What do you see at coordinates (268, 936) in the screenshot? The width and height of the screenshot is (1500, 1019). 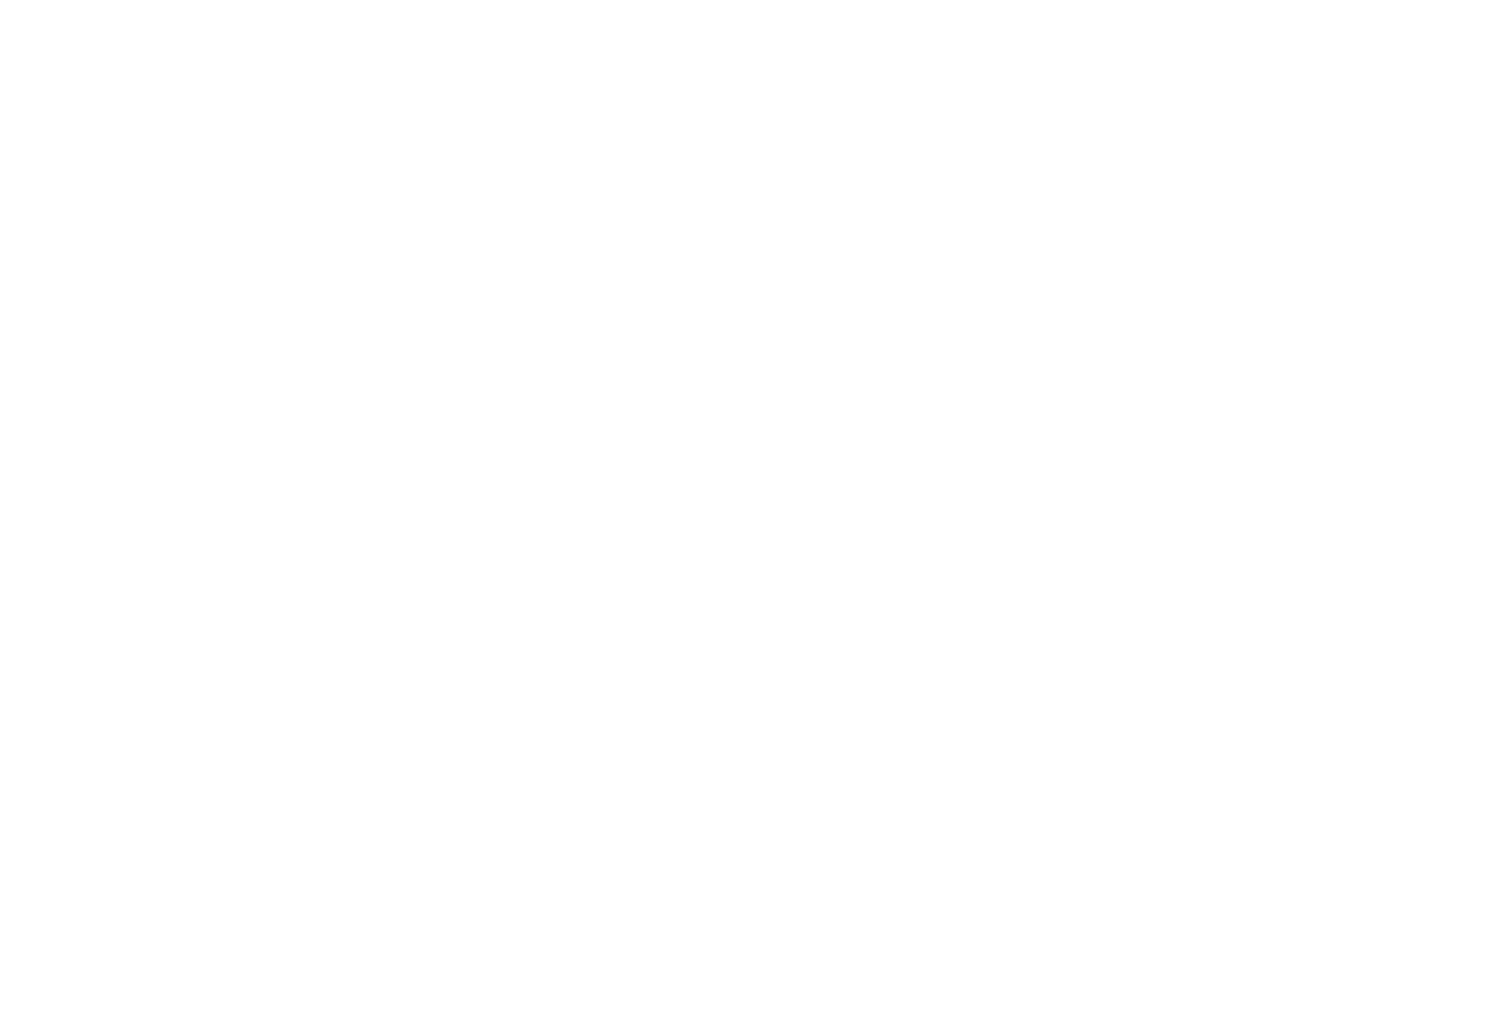 I see `'Media Management'` at bounding box center [268, 936].